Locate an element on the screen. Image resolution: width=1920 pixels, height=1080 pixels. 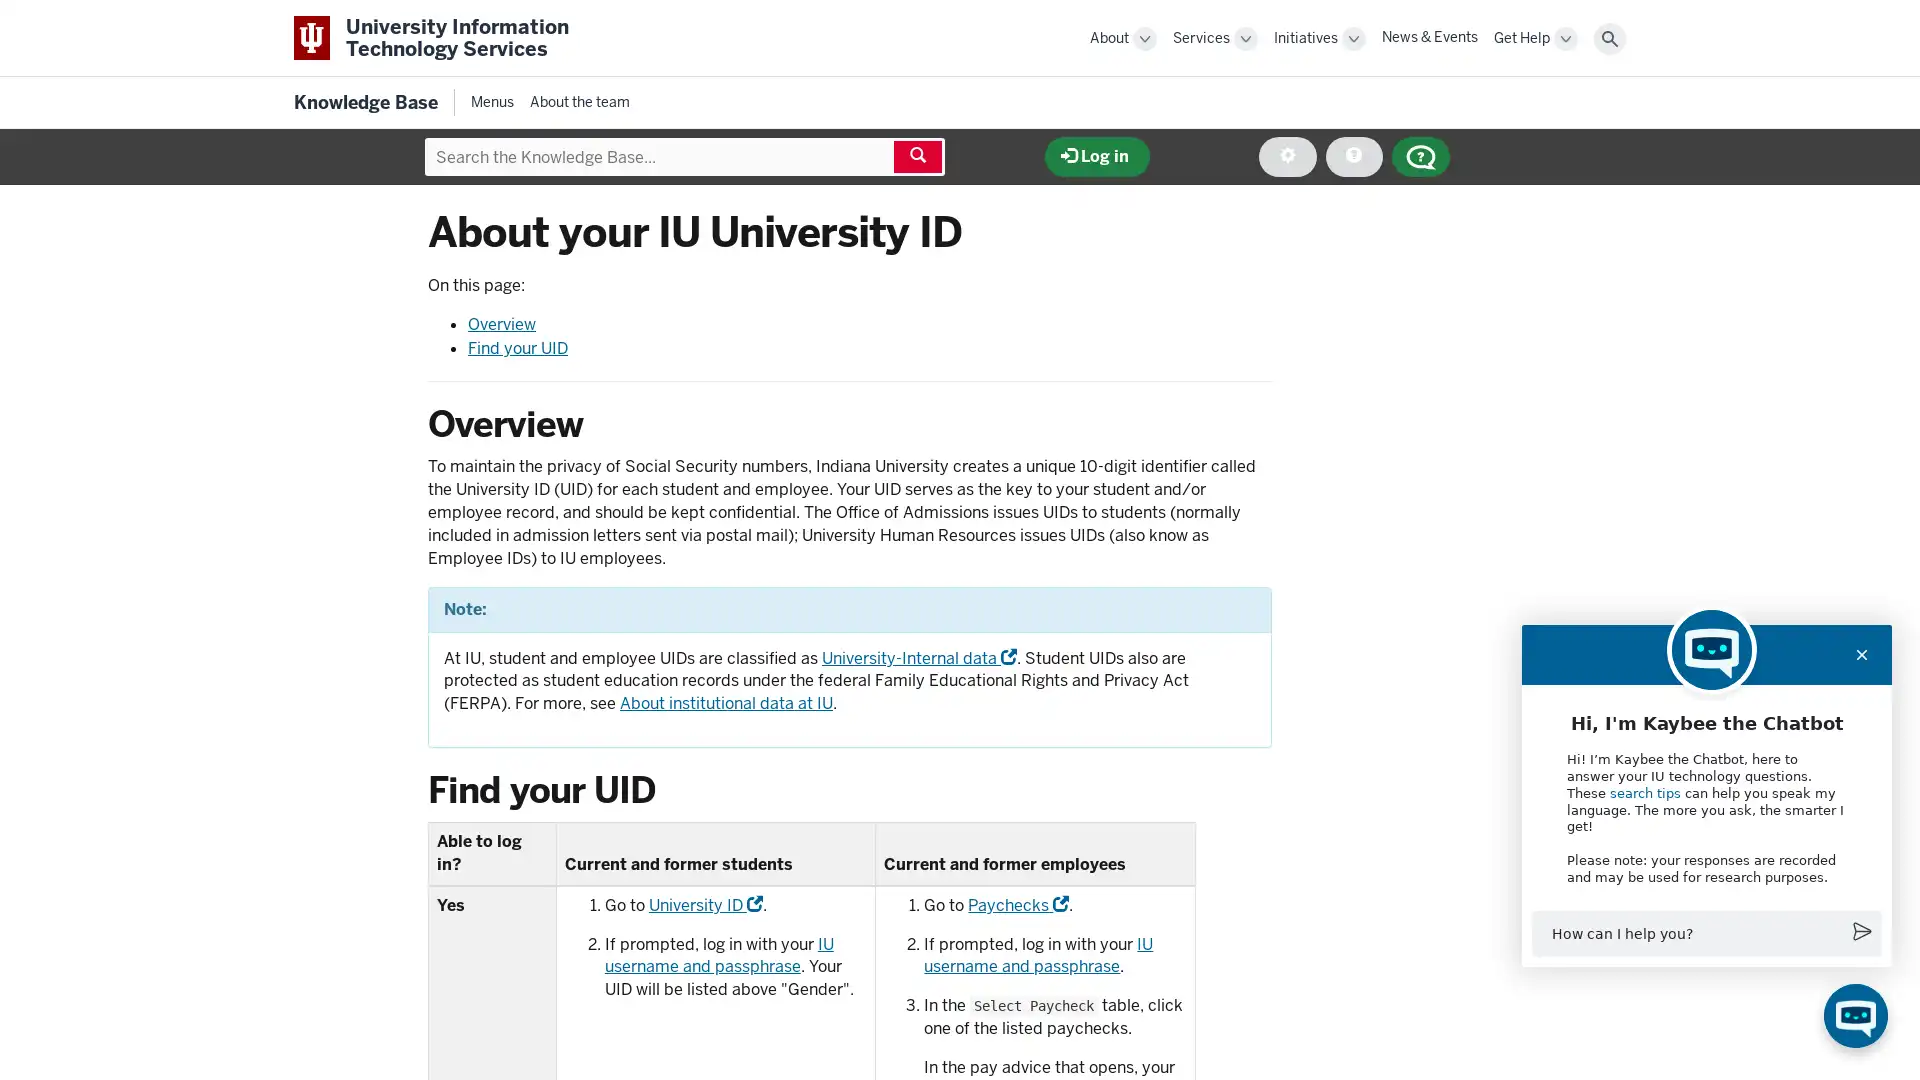
Hi, I'm Kaybee the Chatbot. Hi! Im Kaybee the Chatbot, here to answer your IU technology questions. These <a href="https://kb.iu.edu/d/bgpf#tips">search tips</a> can help you speak my language. The more you ask, the smarter I get!<br><br>Please note: your responses are recorded and may be used for research purposes. Click or press Enter to open the chat is located at coordinates (1855, 1015).